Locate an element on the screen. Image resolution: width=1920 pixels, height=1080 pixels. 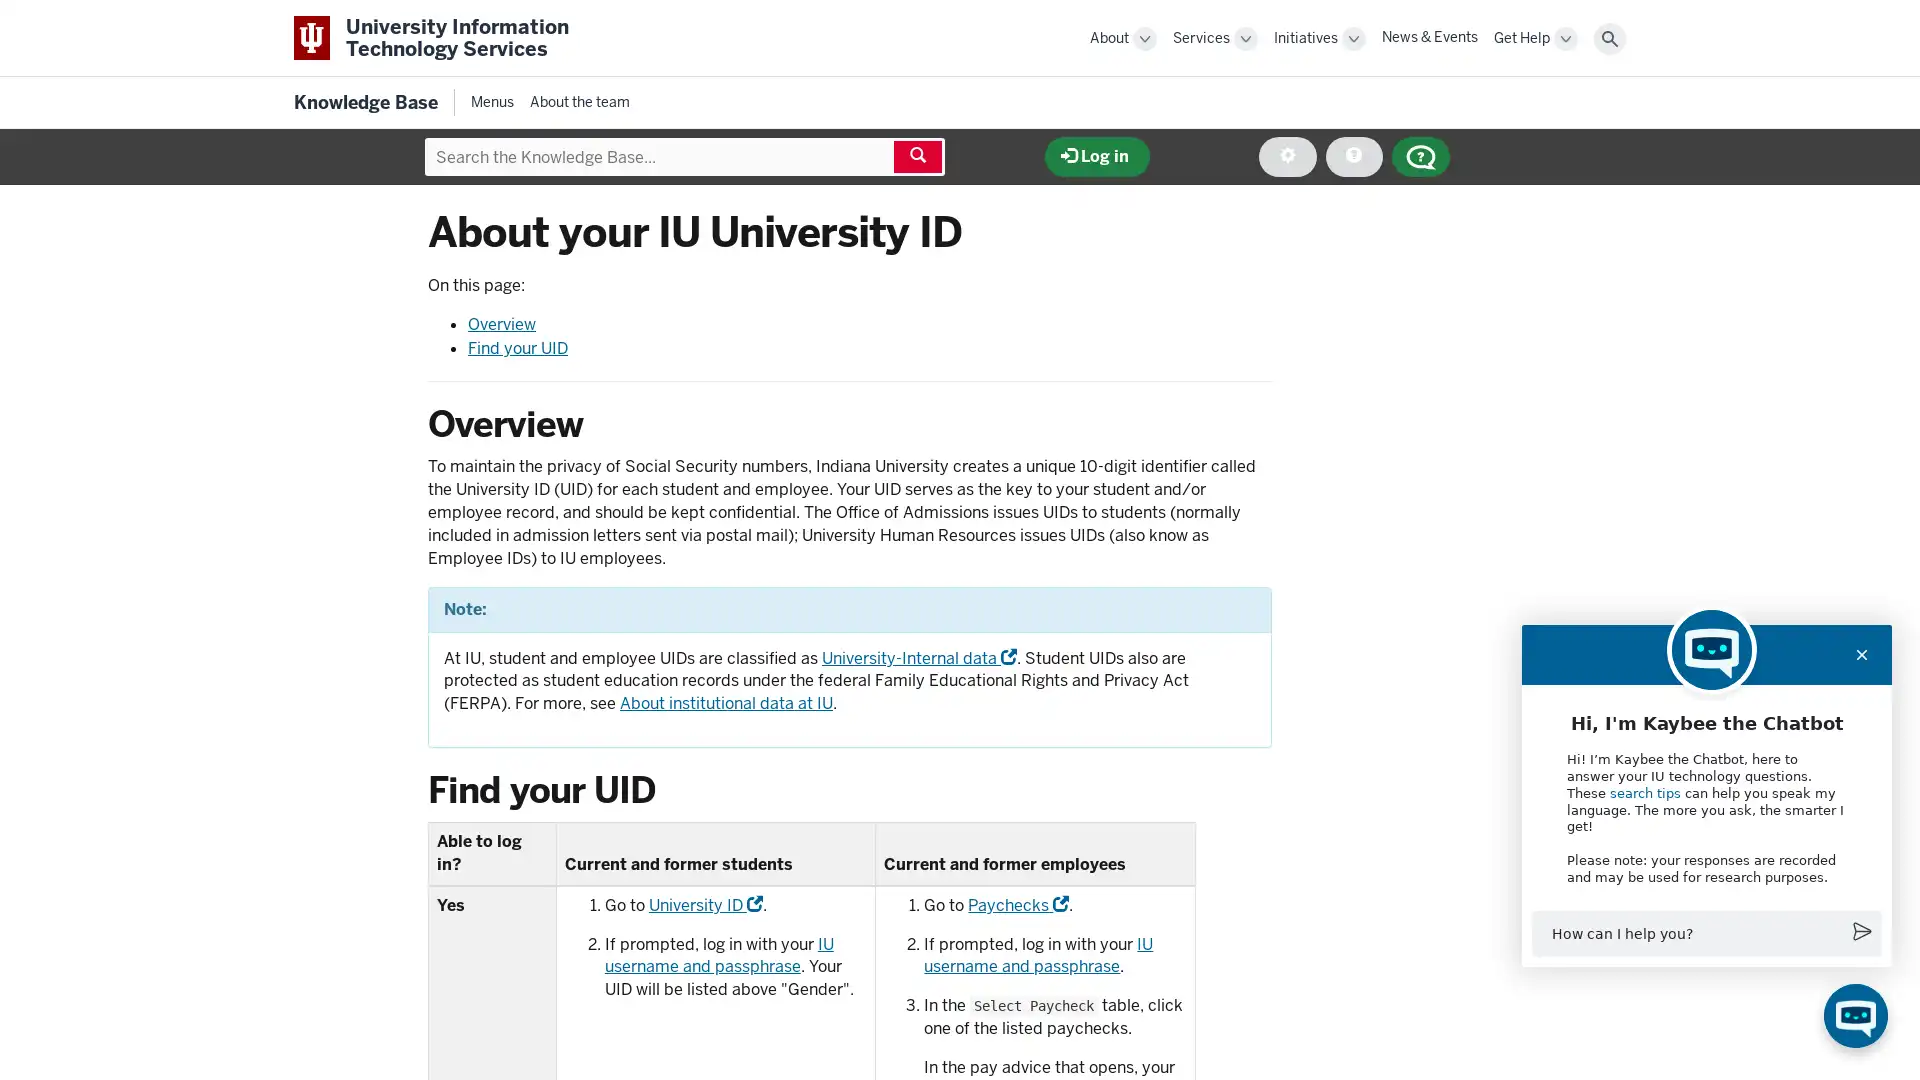
Hi, I'm Kaybee the Chatbot. Hi! Im Kaybee the Chatbot, here to answer your IU technology questions. These <a href="https://kb.iu.edu/d/bgpf#tips">search tips</a> can help you speak my language. The more you ask, the smarter I get!<br><br>Please note: your responses are recorded and may be used for research purposes. Click or press Enter to open the chat is located at coordinates (1855, 1015).